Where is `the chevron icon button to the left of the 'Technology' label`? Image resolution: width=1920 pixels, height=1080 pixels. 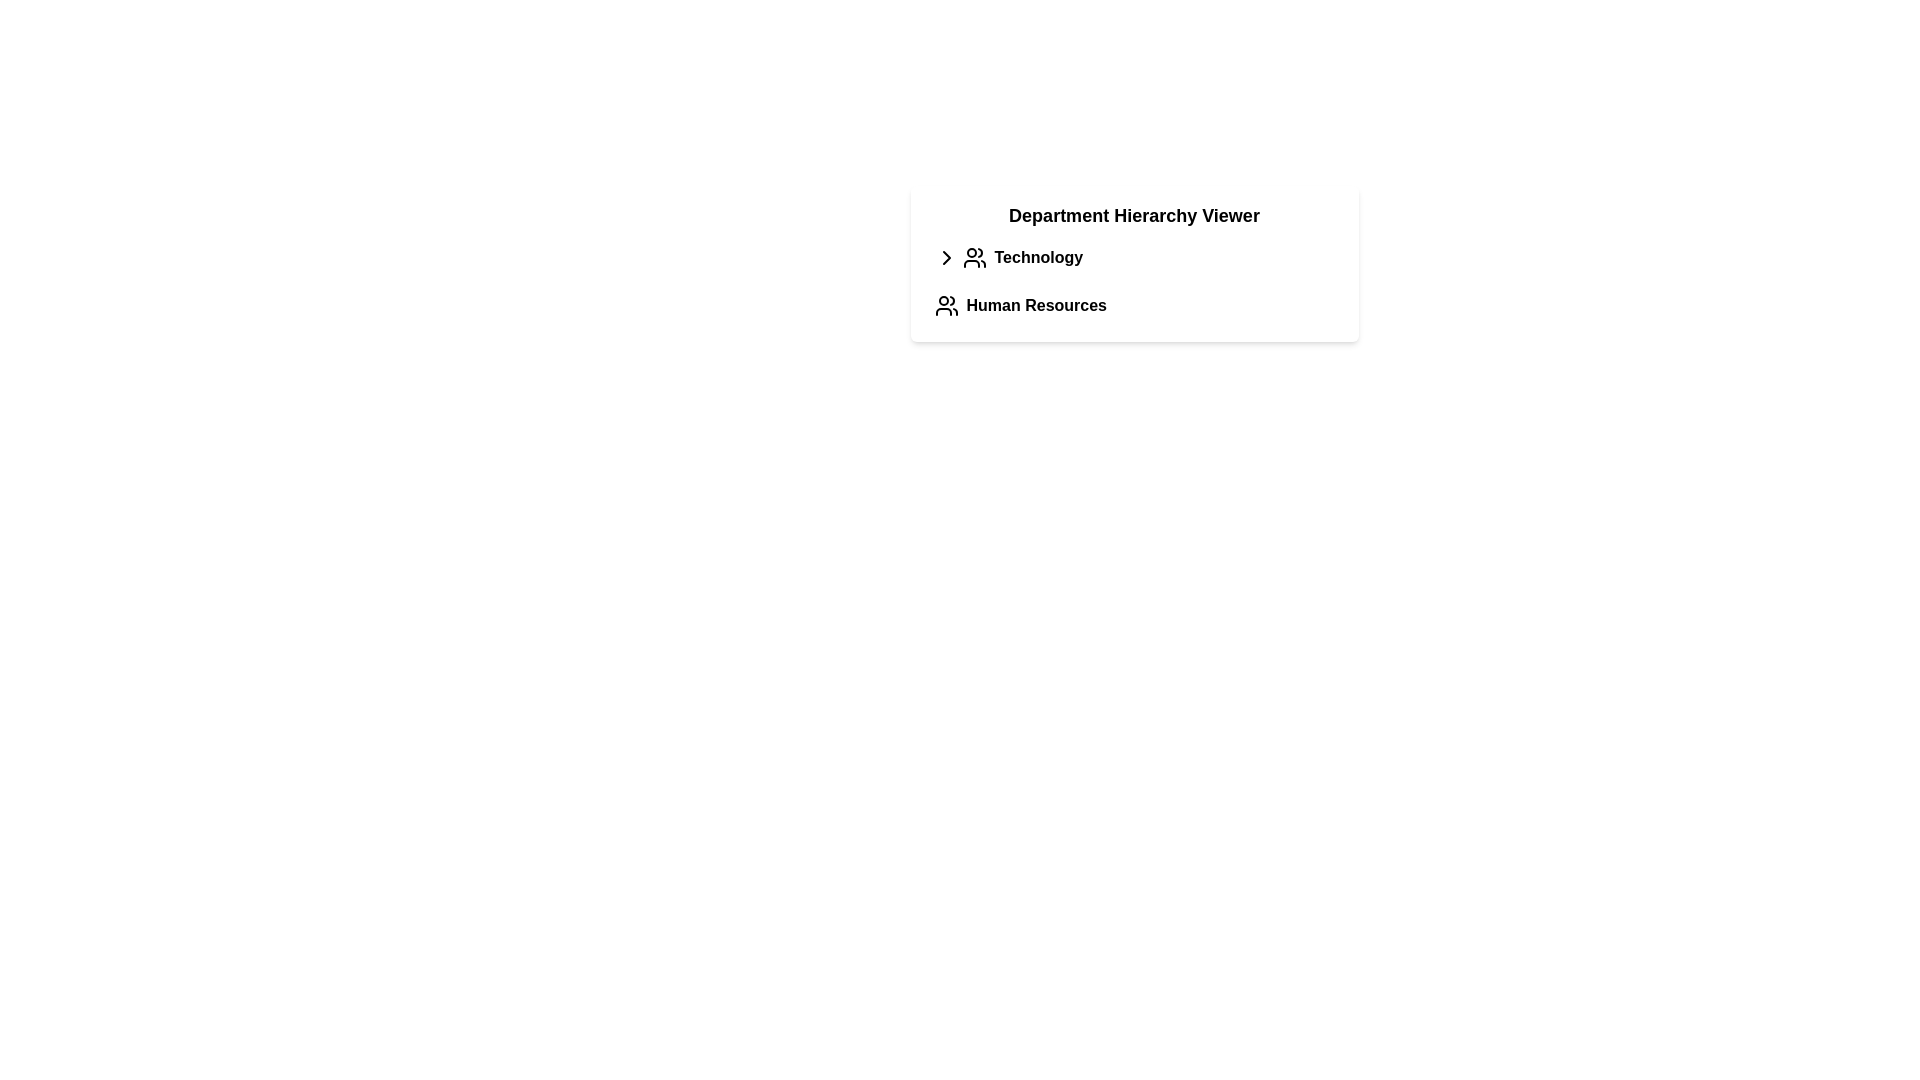
the chevron icon button to the left of the 'Technology' label is located at coordinates (945, 257).